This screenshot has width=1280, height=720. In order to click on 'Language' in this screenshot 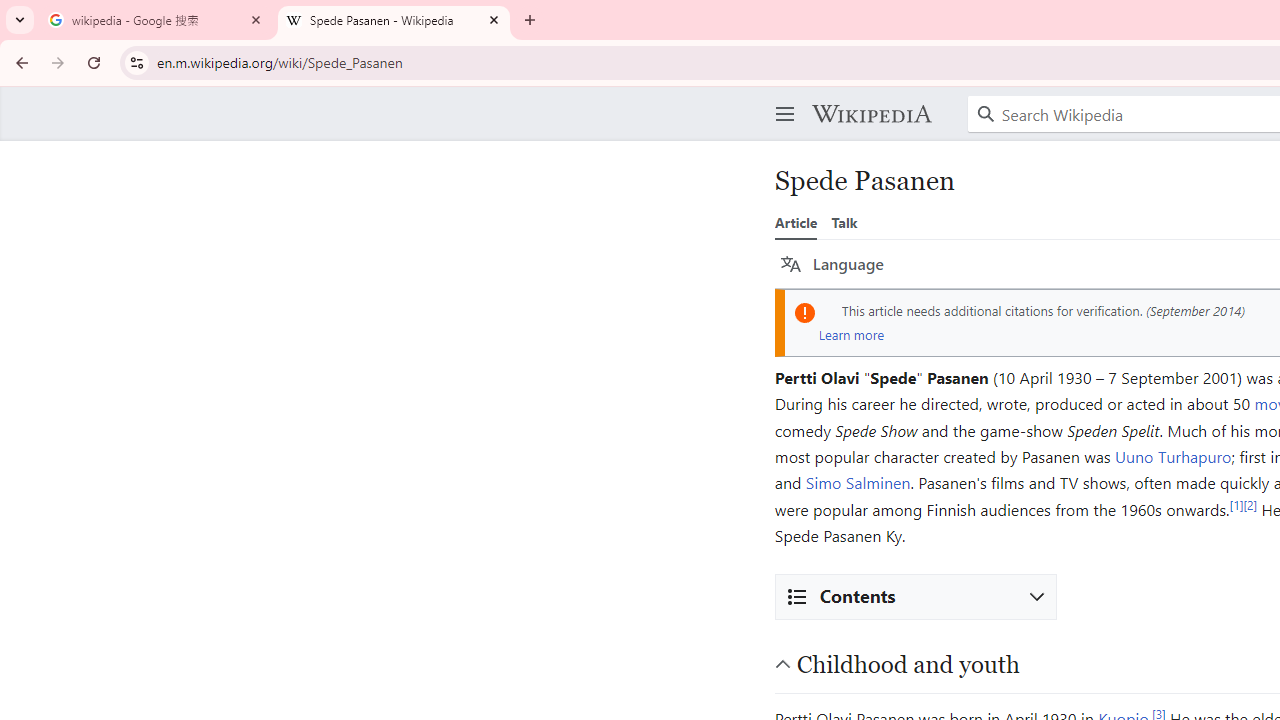, I will do `click(832, 263)`.